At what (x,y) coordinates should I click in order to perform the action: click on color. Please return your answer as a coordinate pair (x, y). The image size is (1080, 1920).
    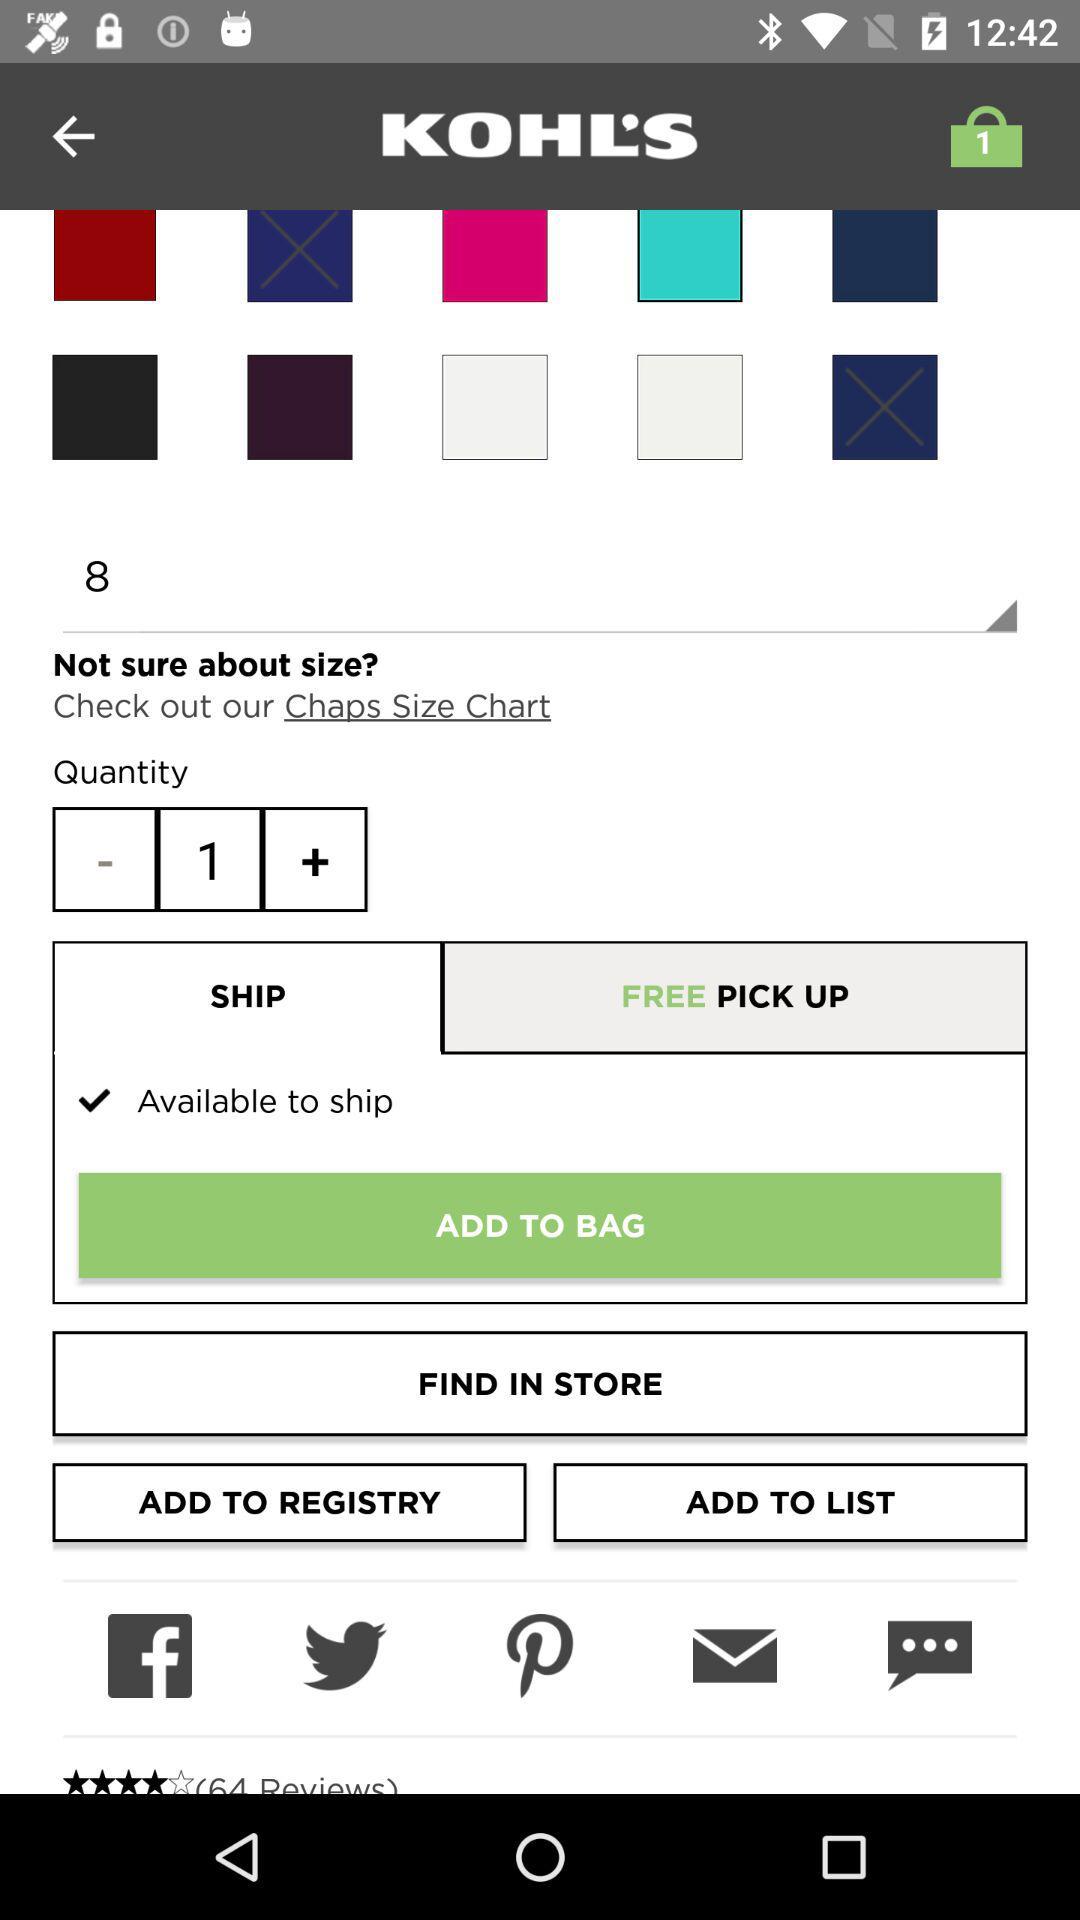
    Looking at the image, I should click on (689, 255).